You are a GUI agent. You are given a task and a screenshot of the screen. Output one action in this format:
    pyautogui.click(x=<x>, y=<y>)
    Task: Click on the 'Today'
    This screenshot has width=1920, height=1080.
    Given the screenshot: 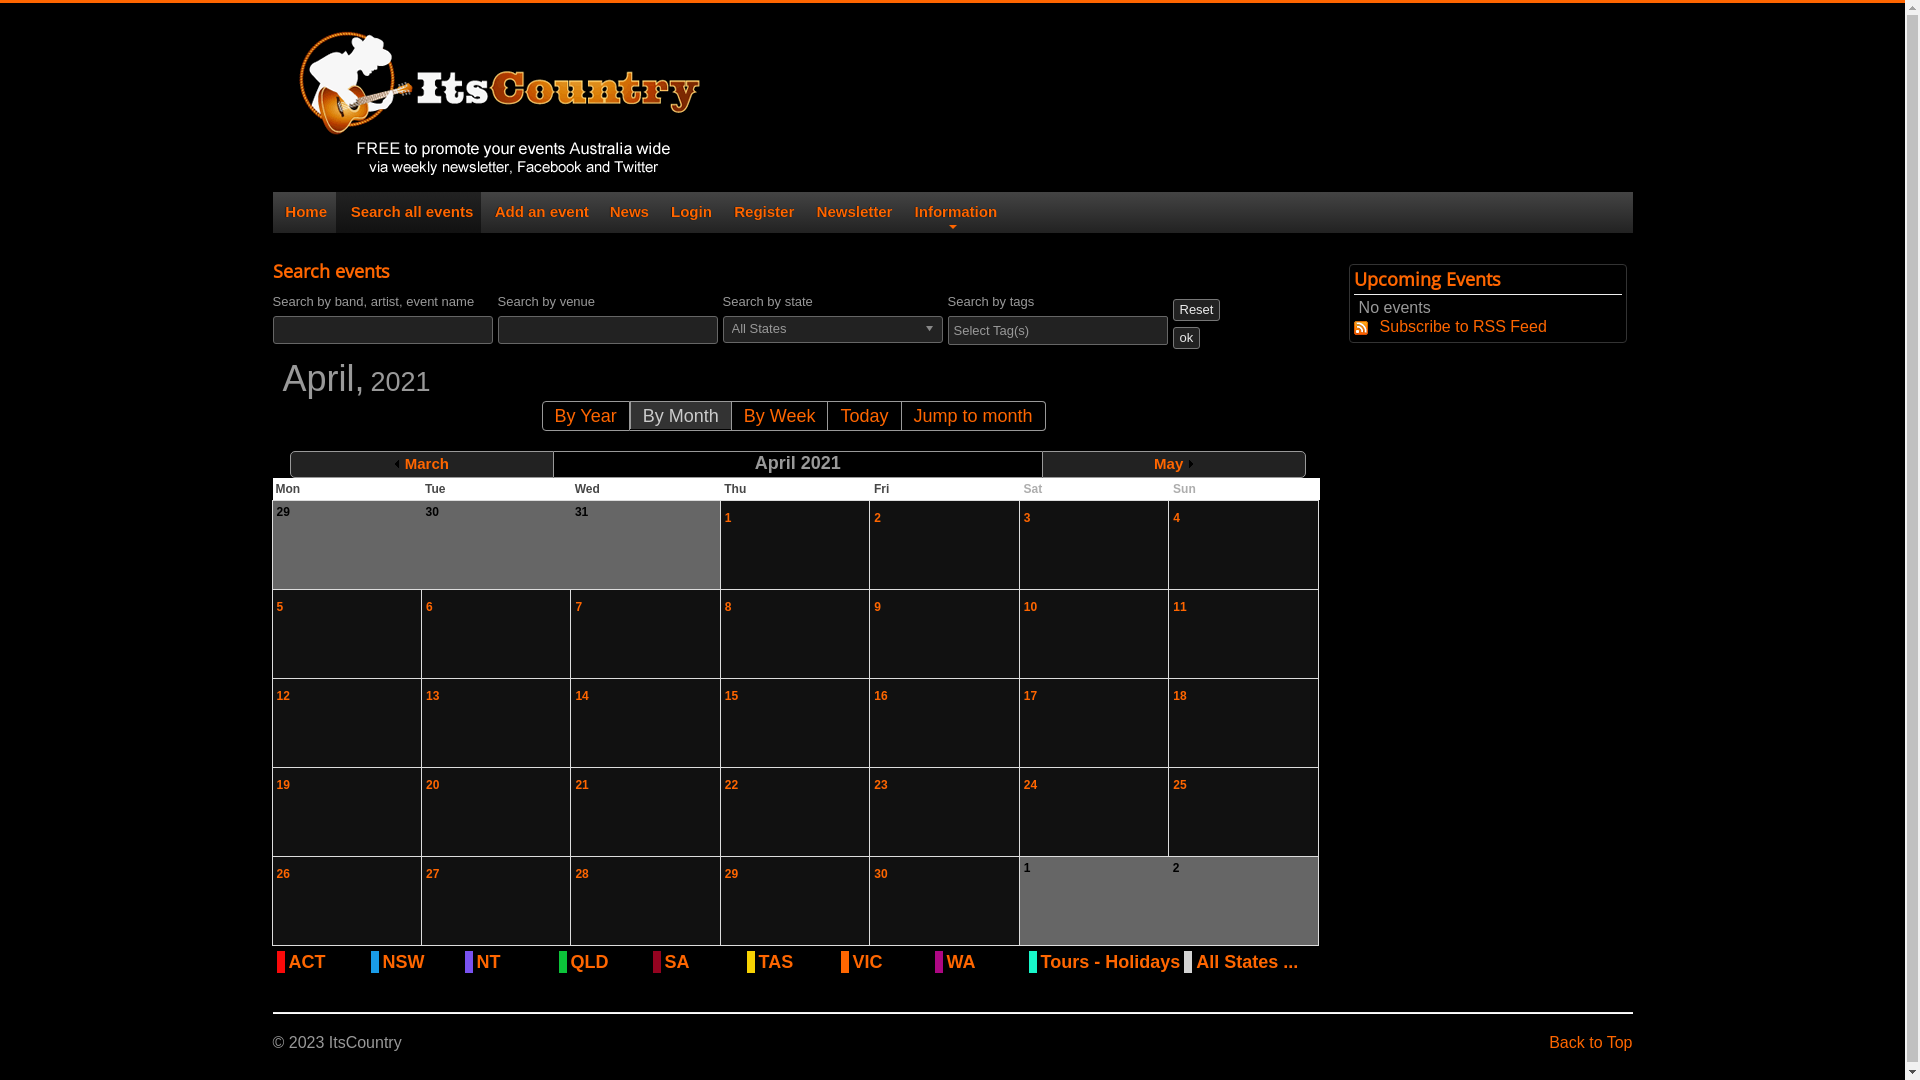 What is the action you would take?
    pyautogui.click(x=864, y=414)
    